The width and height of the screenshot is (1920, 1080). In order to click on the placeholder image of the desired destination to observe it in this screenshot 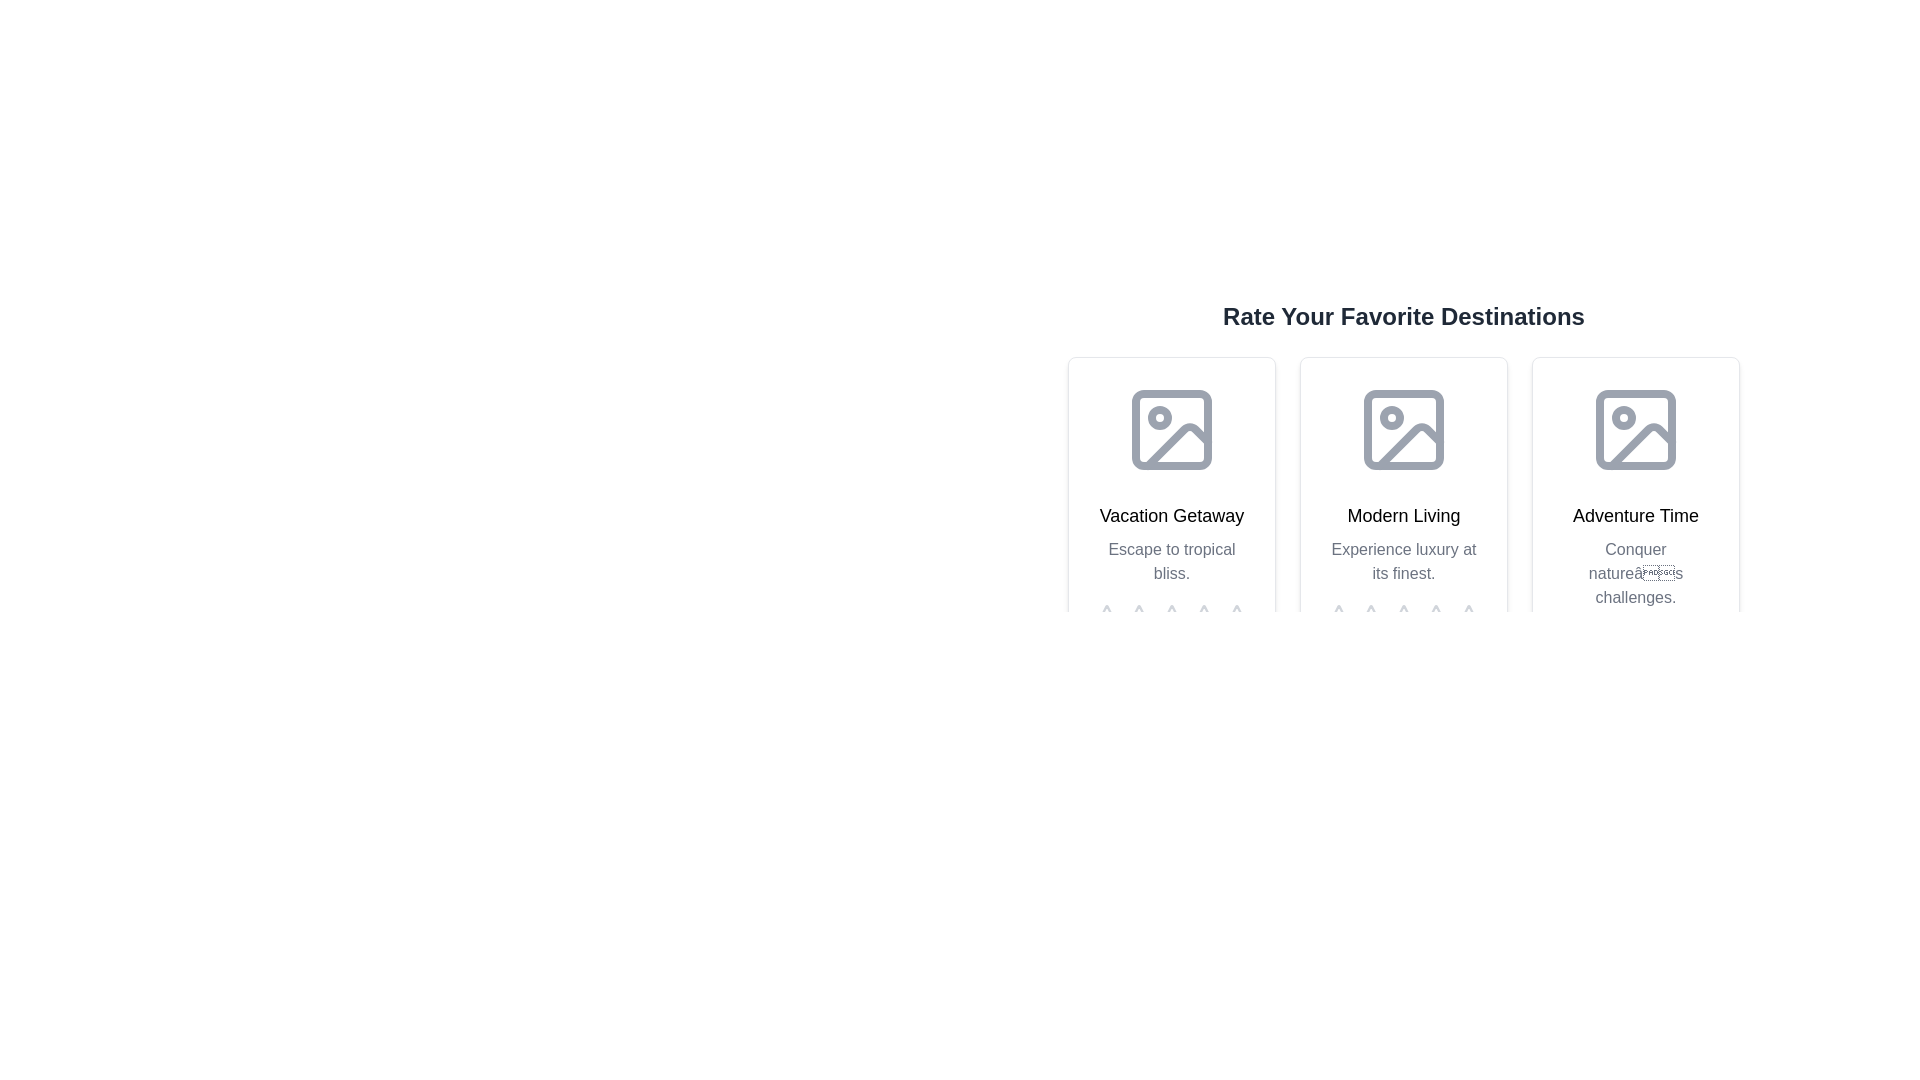, I will do `click(1171, 428)`.